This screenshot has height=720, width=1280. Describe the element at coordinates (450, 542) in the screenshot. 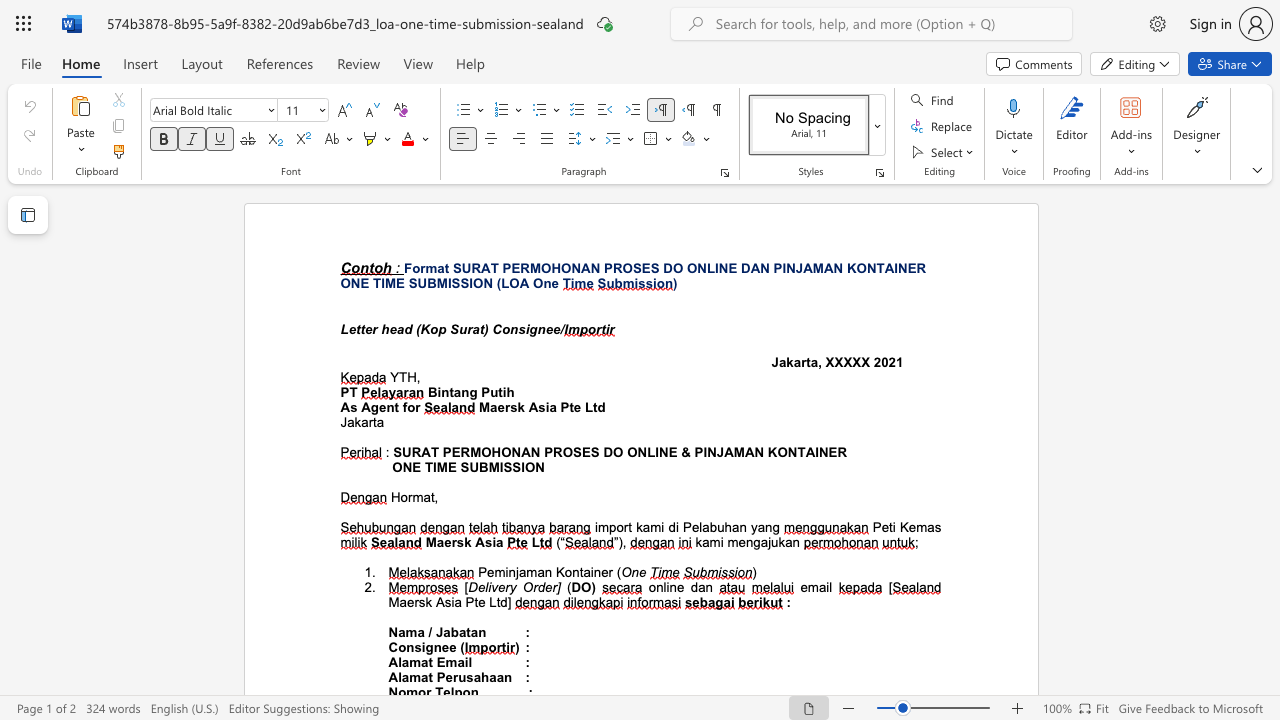

I see `the subset text "rsk A" within the text "Maersk Asia"` at that location.